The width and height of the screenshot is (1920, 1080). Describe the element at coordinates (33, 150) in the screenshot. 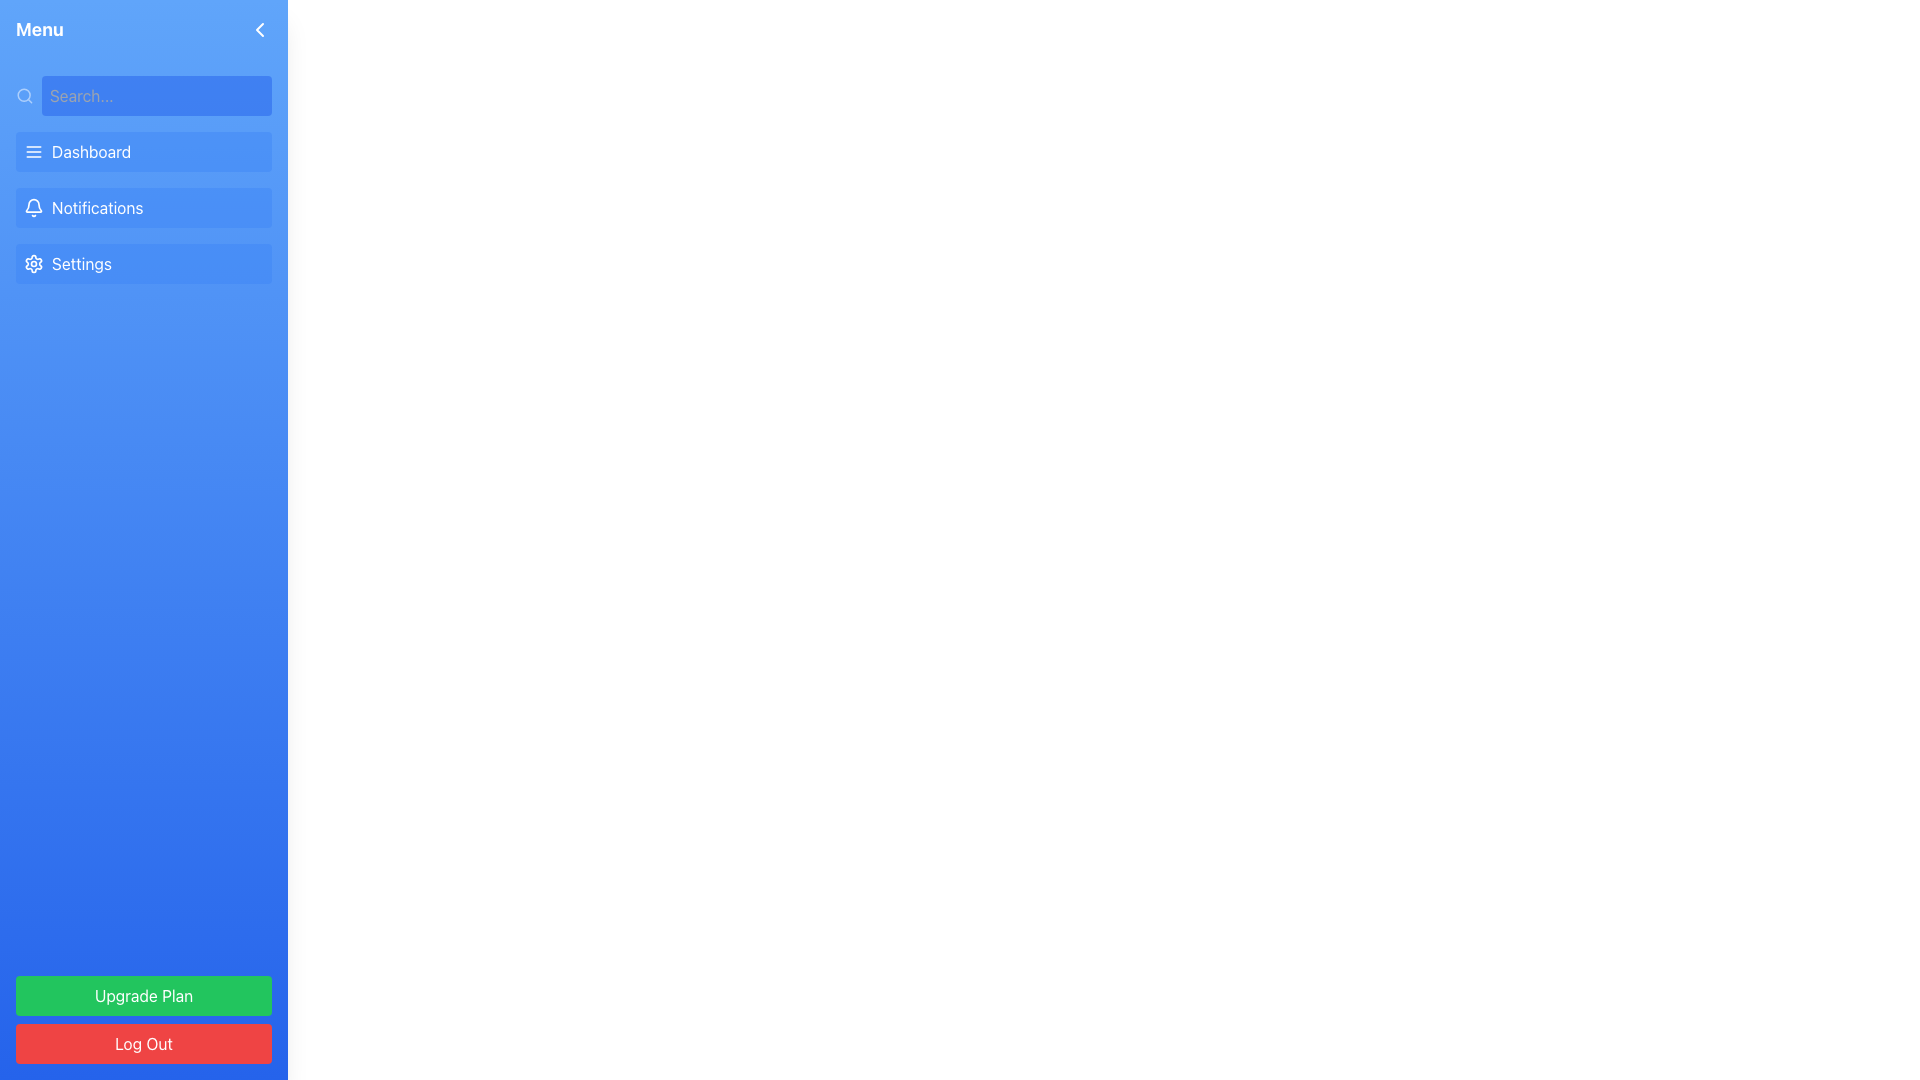

I see `the menu icon located to the left of the 'Dashboard' button` at that location.